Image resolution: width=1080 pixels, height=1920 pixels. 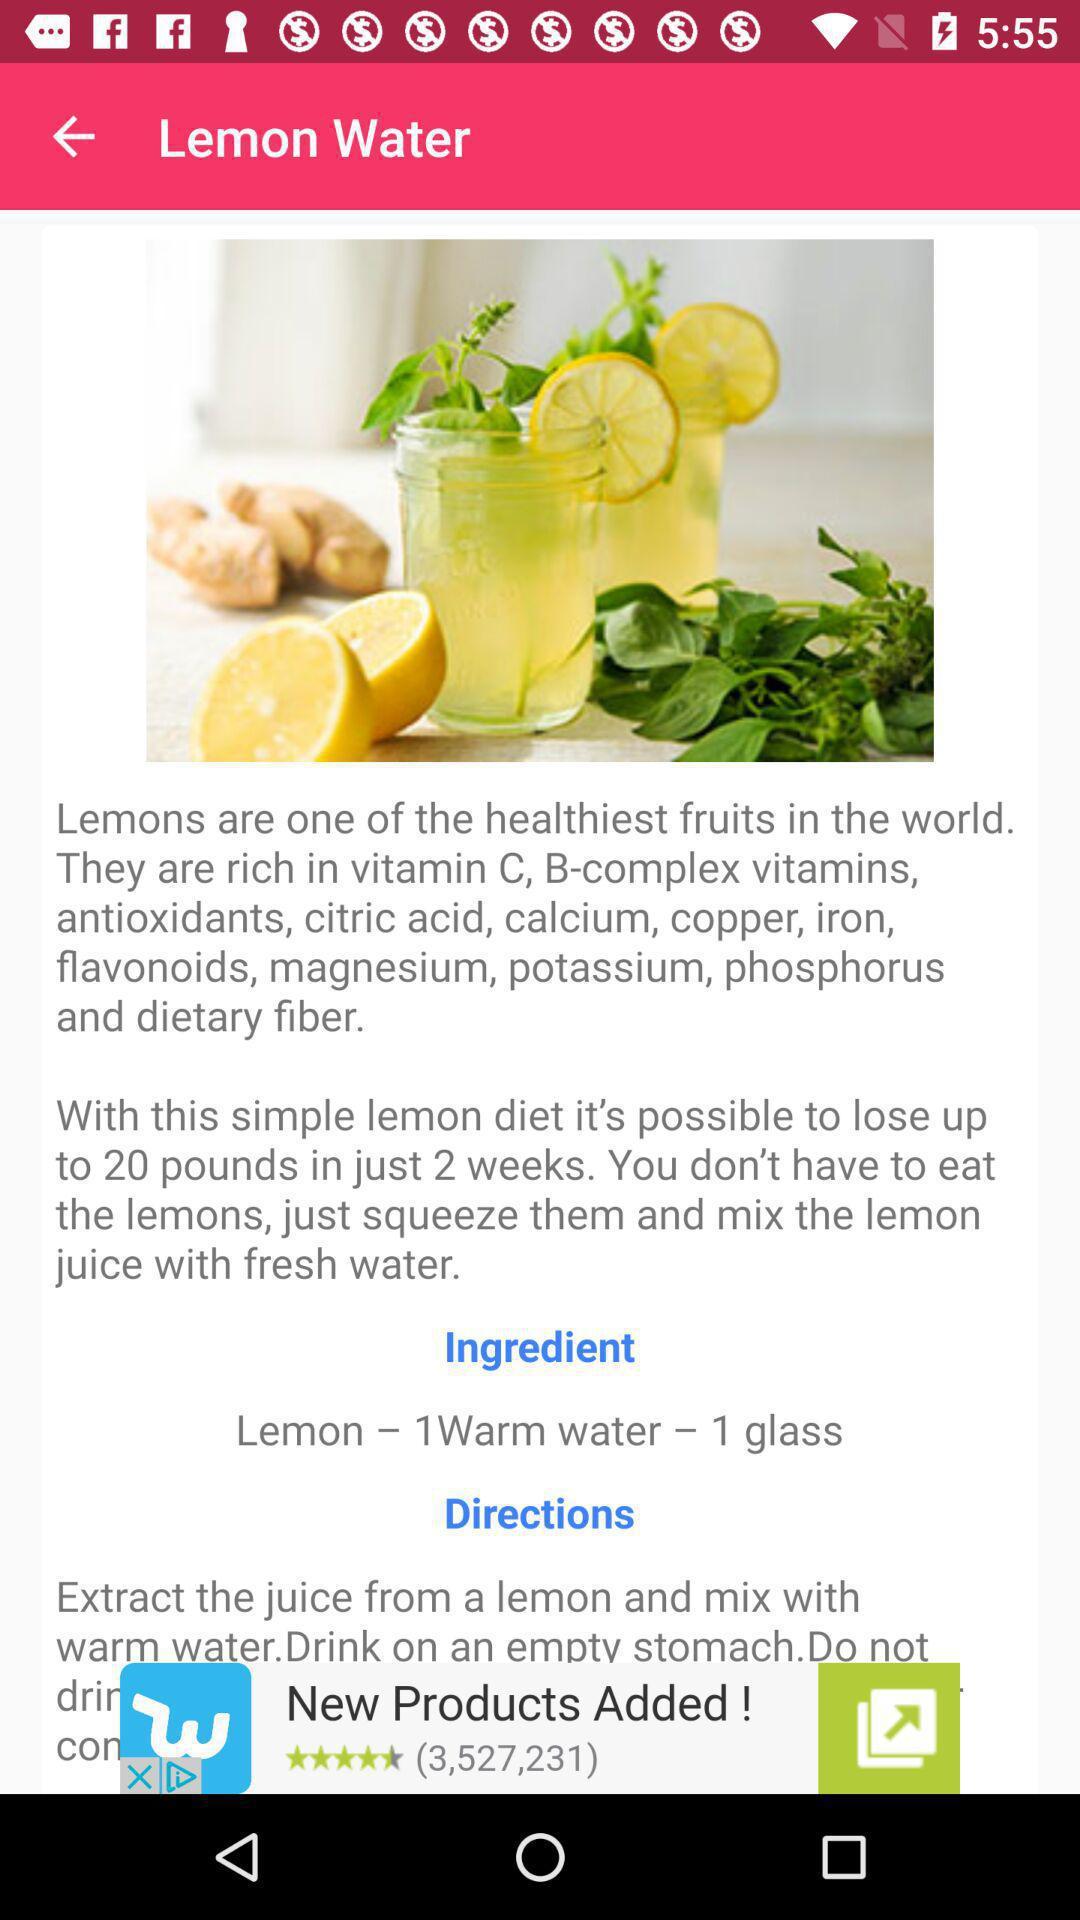 What do you see at coordinates (540, 1727) in the screenshot?
I see `download wish` at bounding box center [540, 1727].